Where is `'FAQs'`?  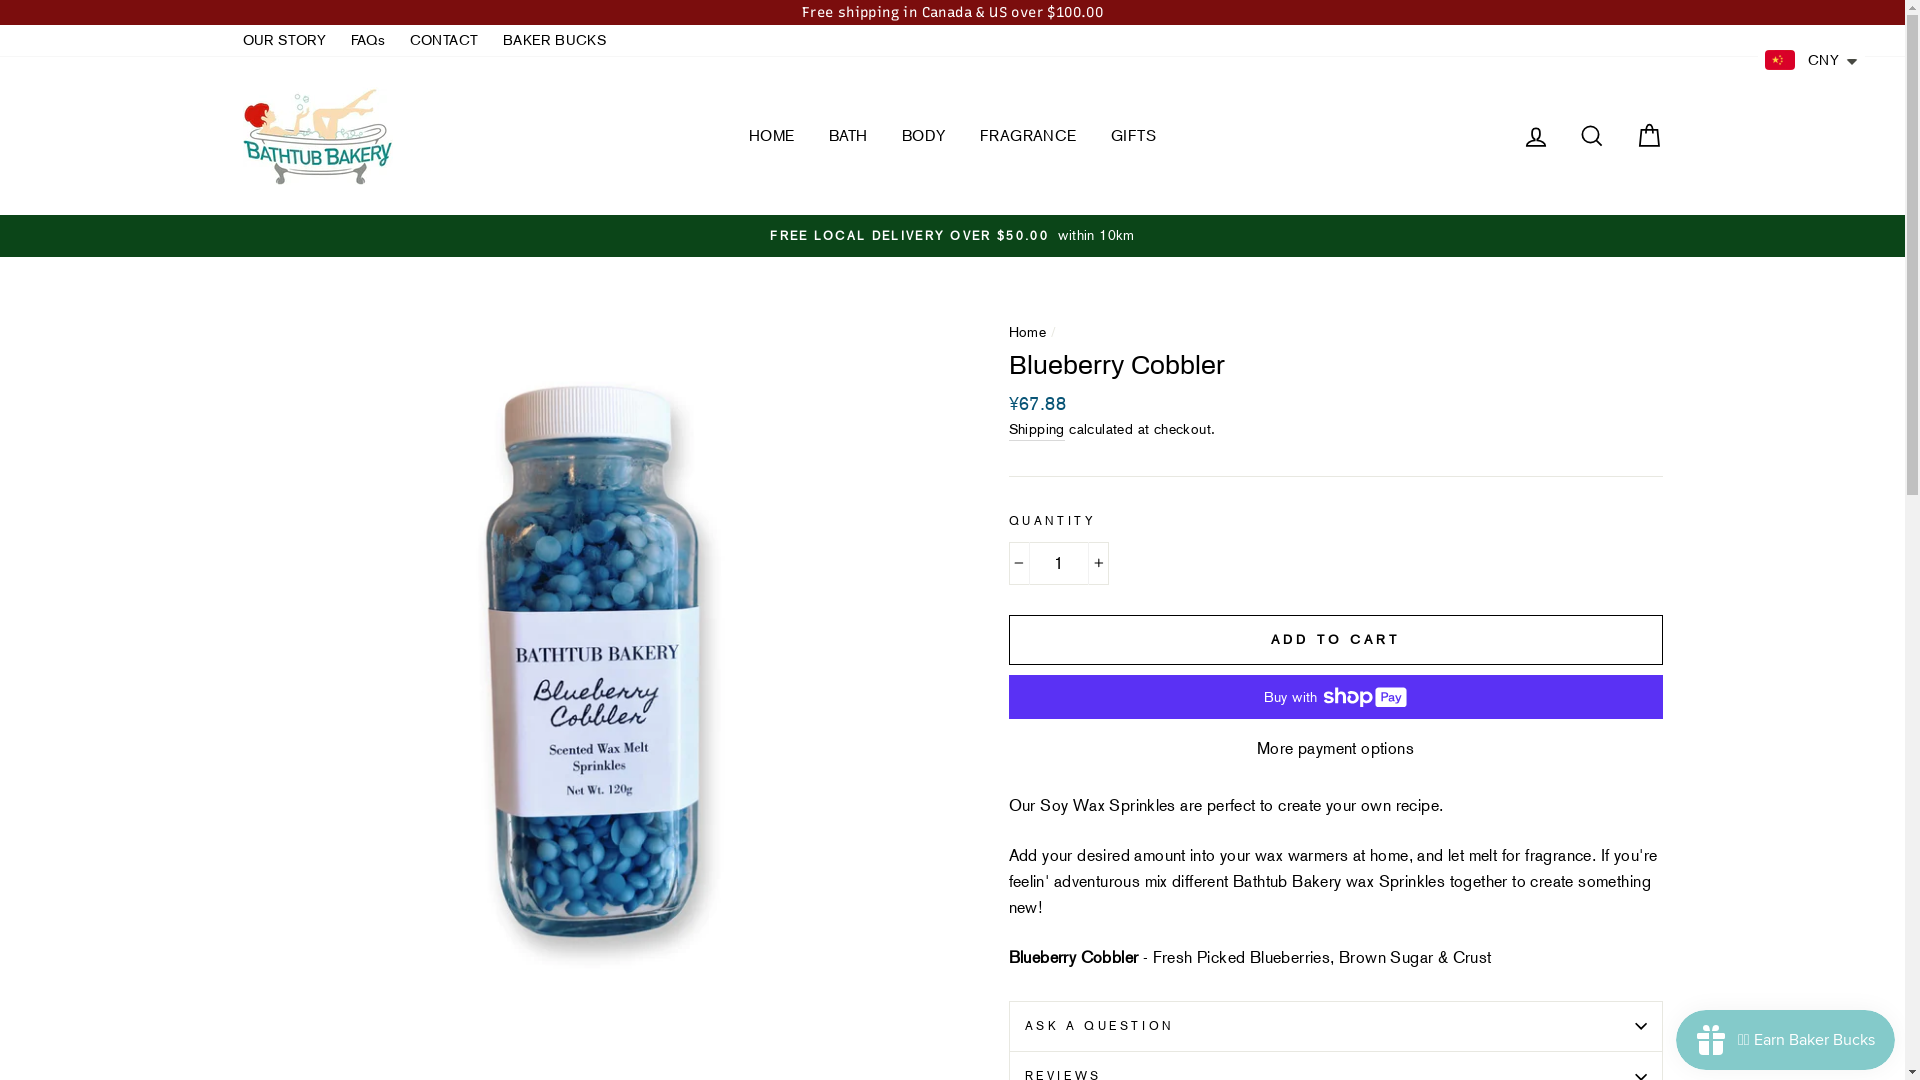
'FAQs' is located at coordinates (340, 41).